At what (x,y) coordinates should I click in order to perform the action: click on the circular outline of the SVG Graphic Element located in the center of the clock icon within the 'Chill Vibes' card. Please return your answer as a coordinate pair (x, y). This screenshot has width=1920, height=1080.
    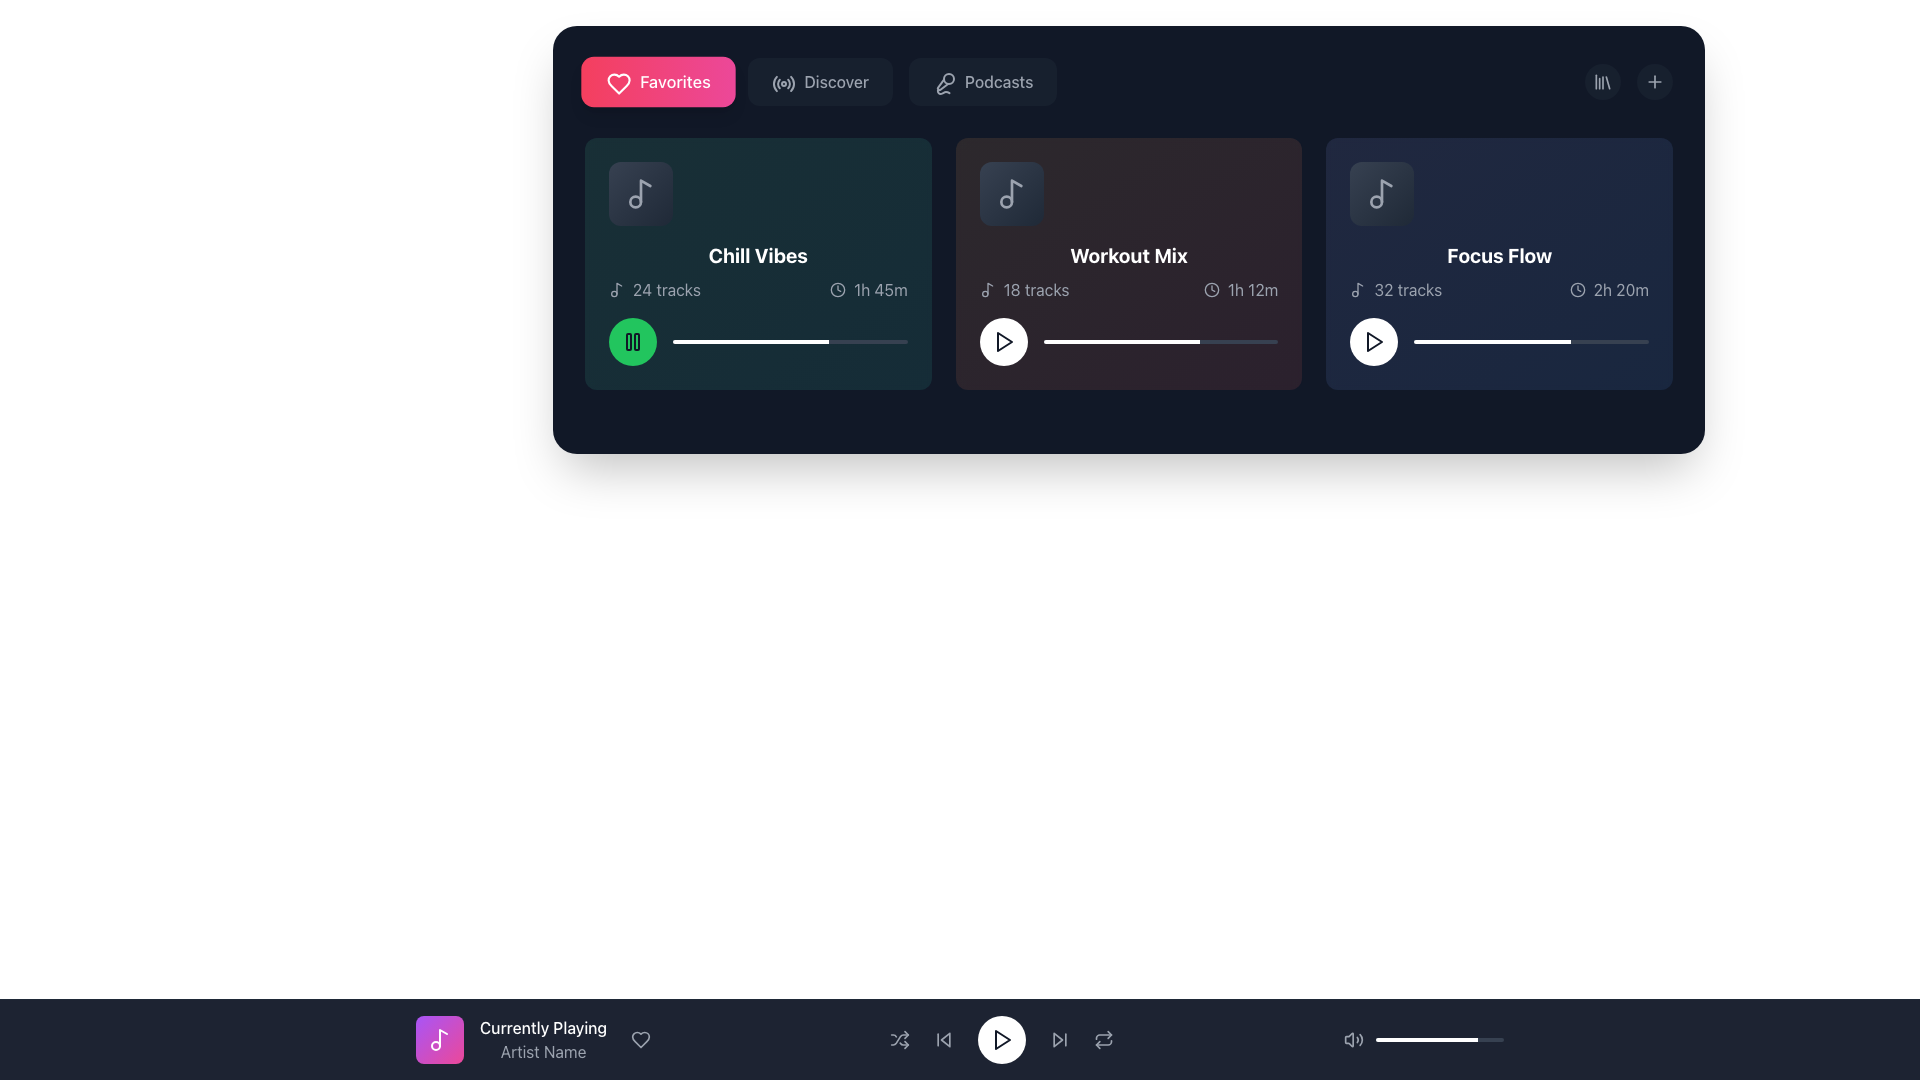
    Looking at the image, I should click on (838, 289).